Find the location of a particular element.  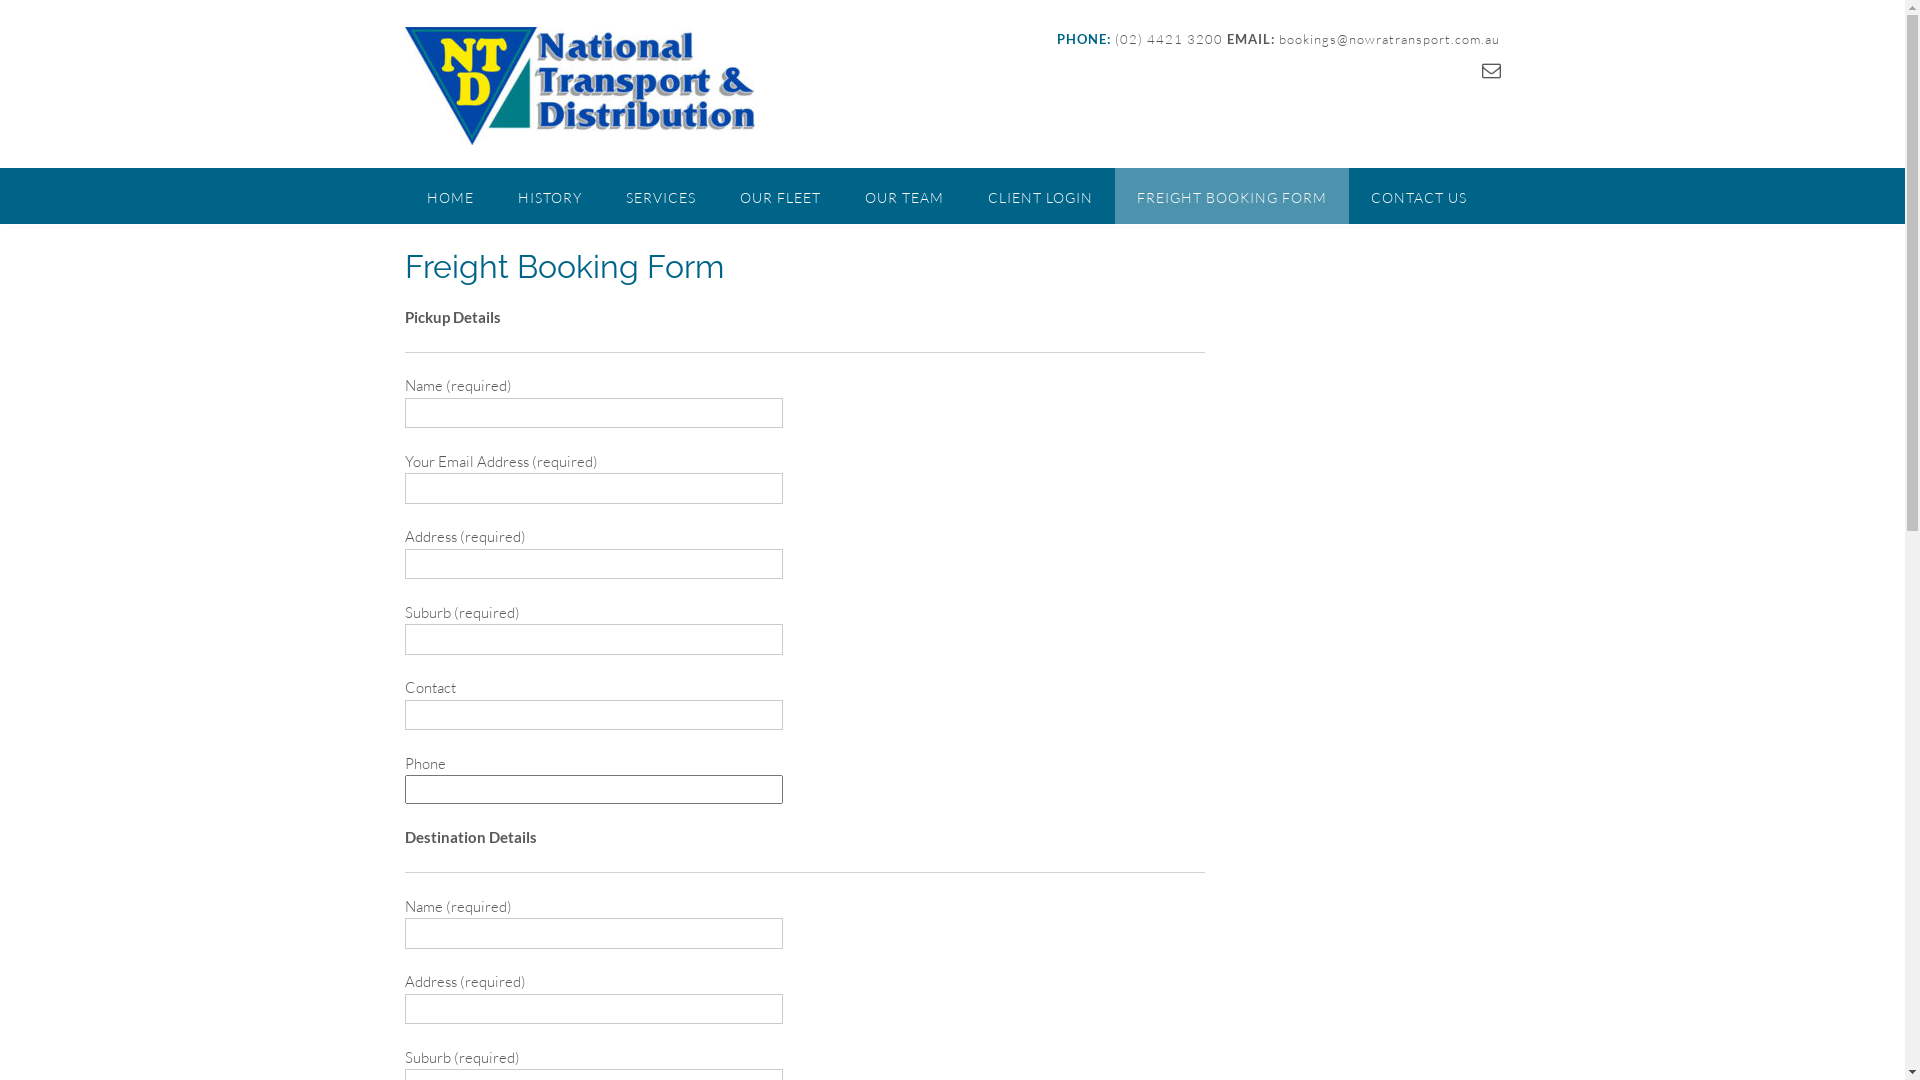

'OUR FLEET' is located at coordinates (779, 196).